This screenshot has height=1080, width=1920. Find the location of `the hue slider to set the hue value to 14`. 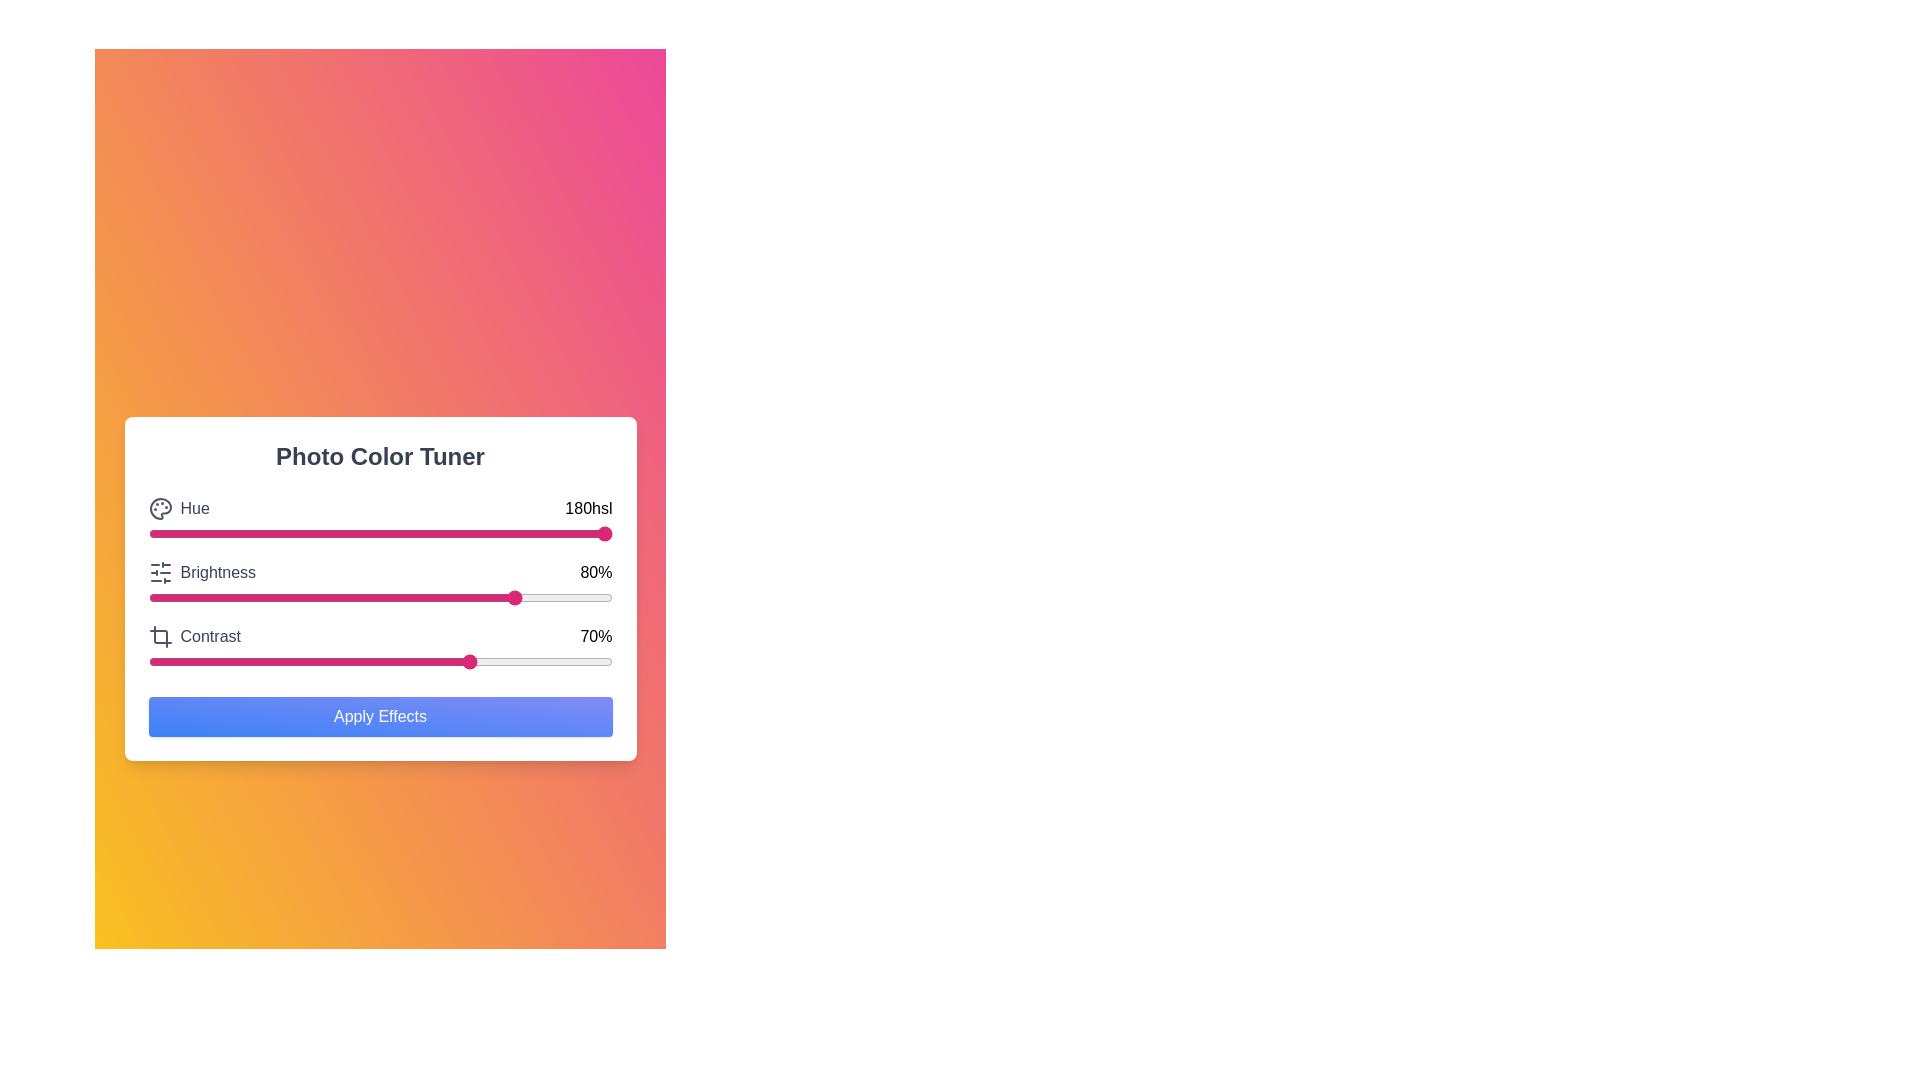

the hue slider to set the hue value to 14 is located at coordinates (213, 532).